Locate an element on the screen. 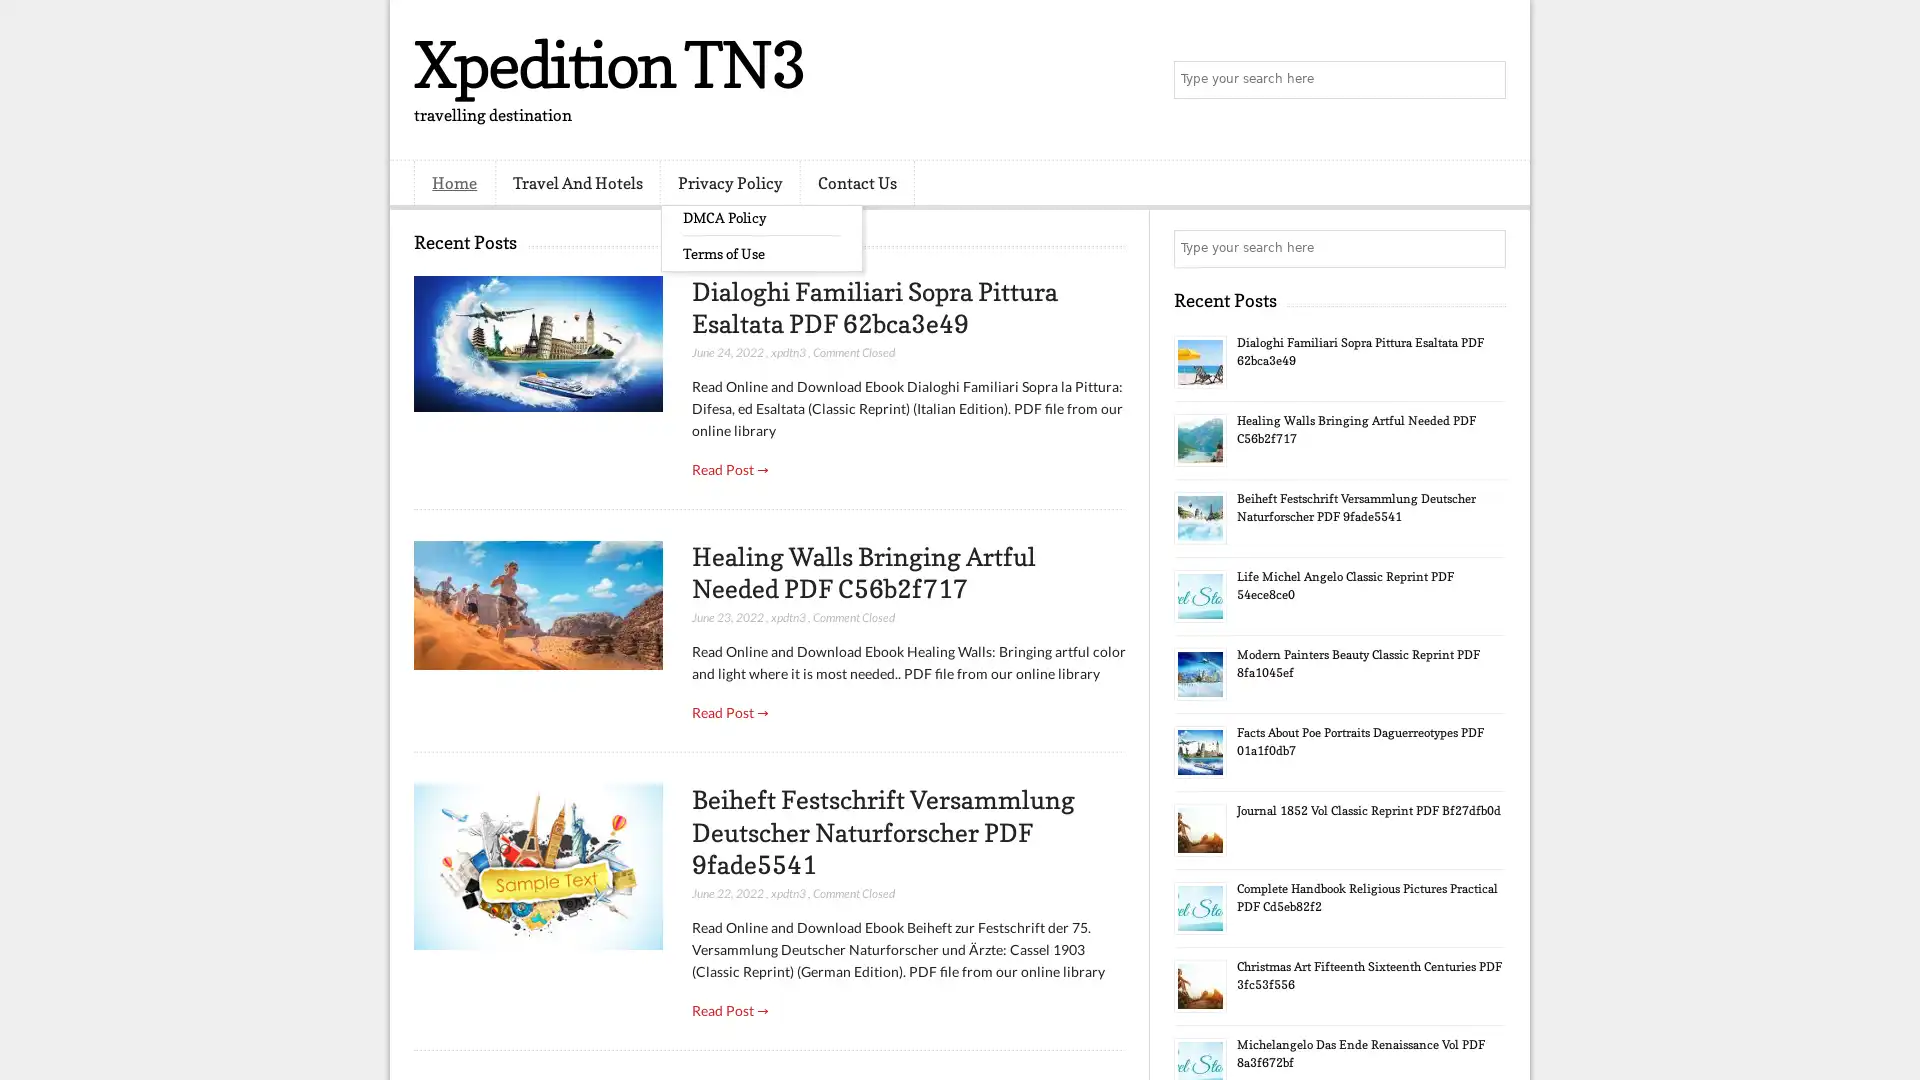 Image resolution: width=1920 pixels, height=1080 pixels. Search is located at coordinates (1485, 248).